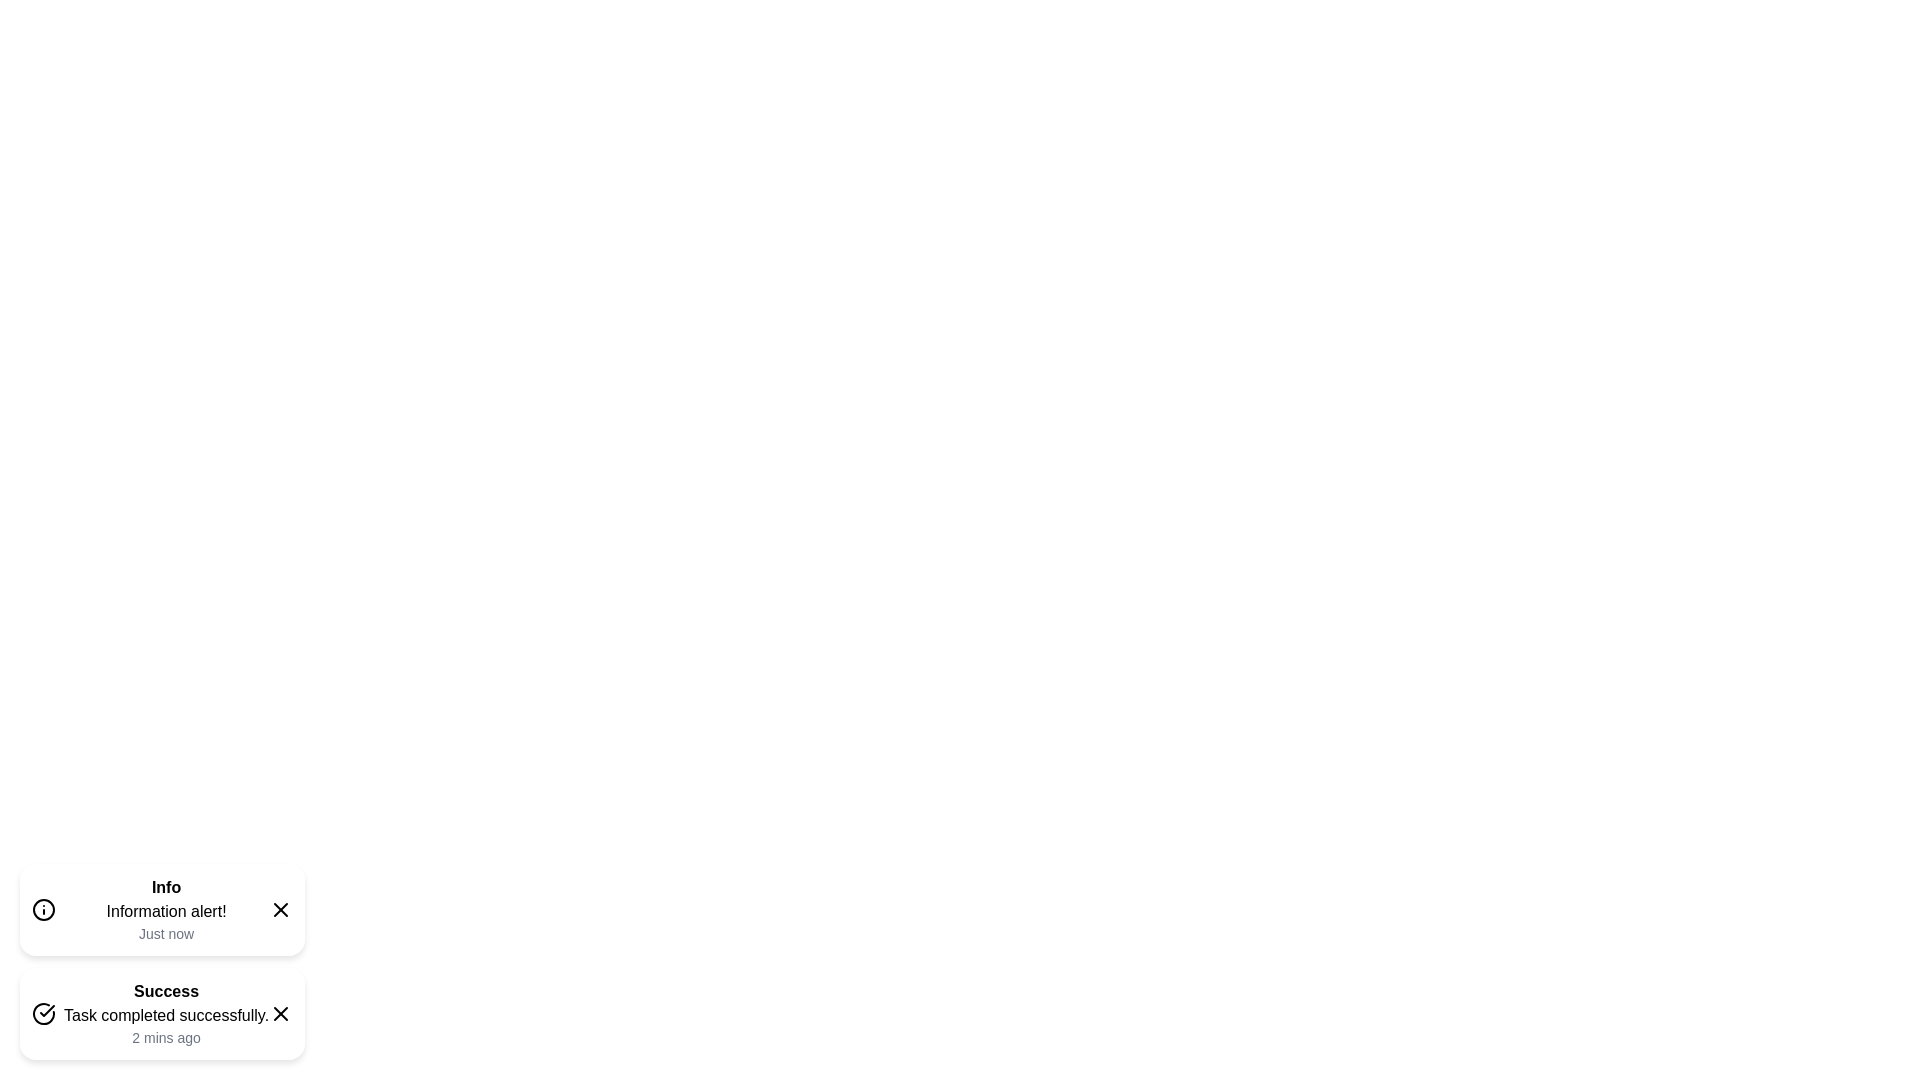  Describe the element at coordinates (280, 1014) in the screenshot. I see `the close icon of the snackbar with type success` at that location.